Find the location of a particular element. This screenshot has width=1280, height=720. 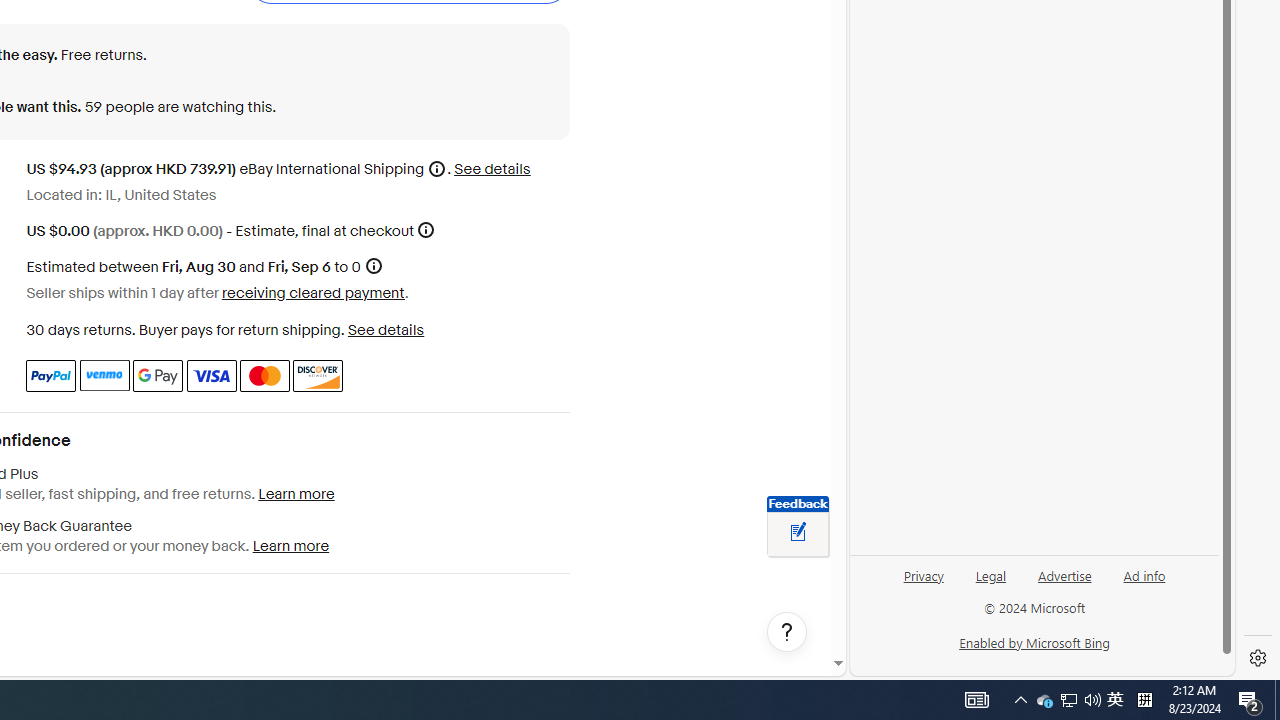

'Google Pay' is located at coordinates (157, 375).